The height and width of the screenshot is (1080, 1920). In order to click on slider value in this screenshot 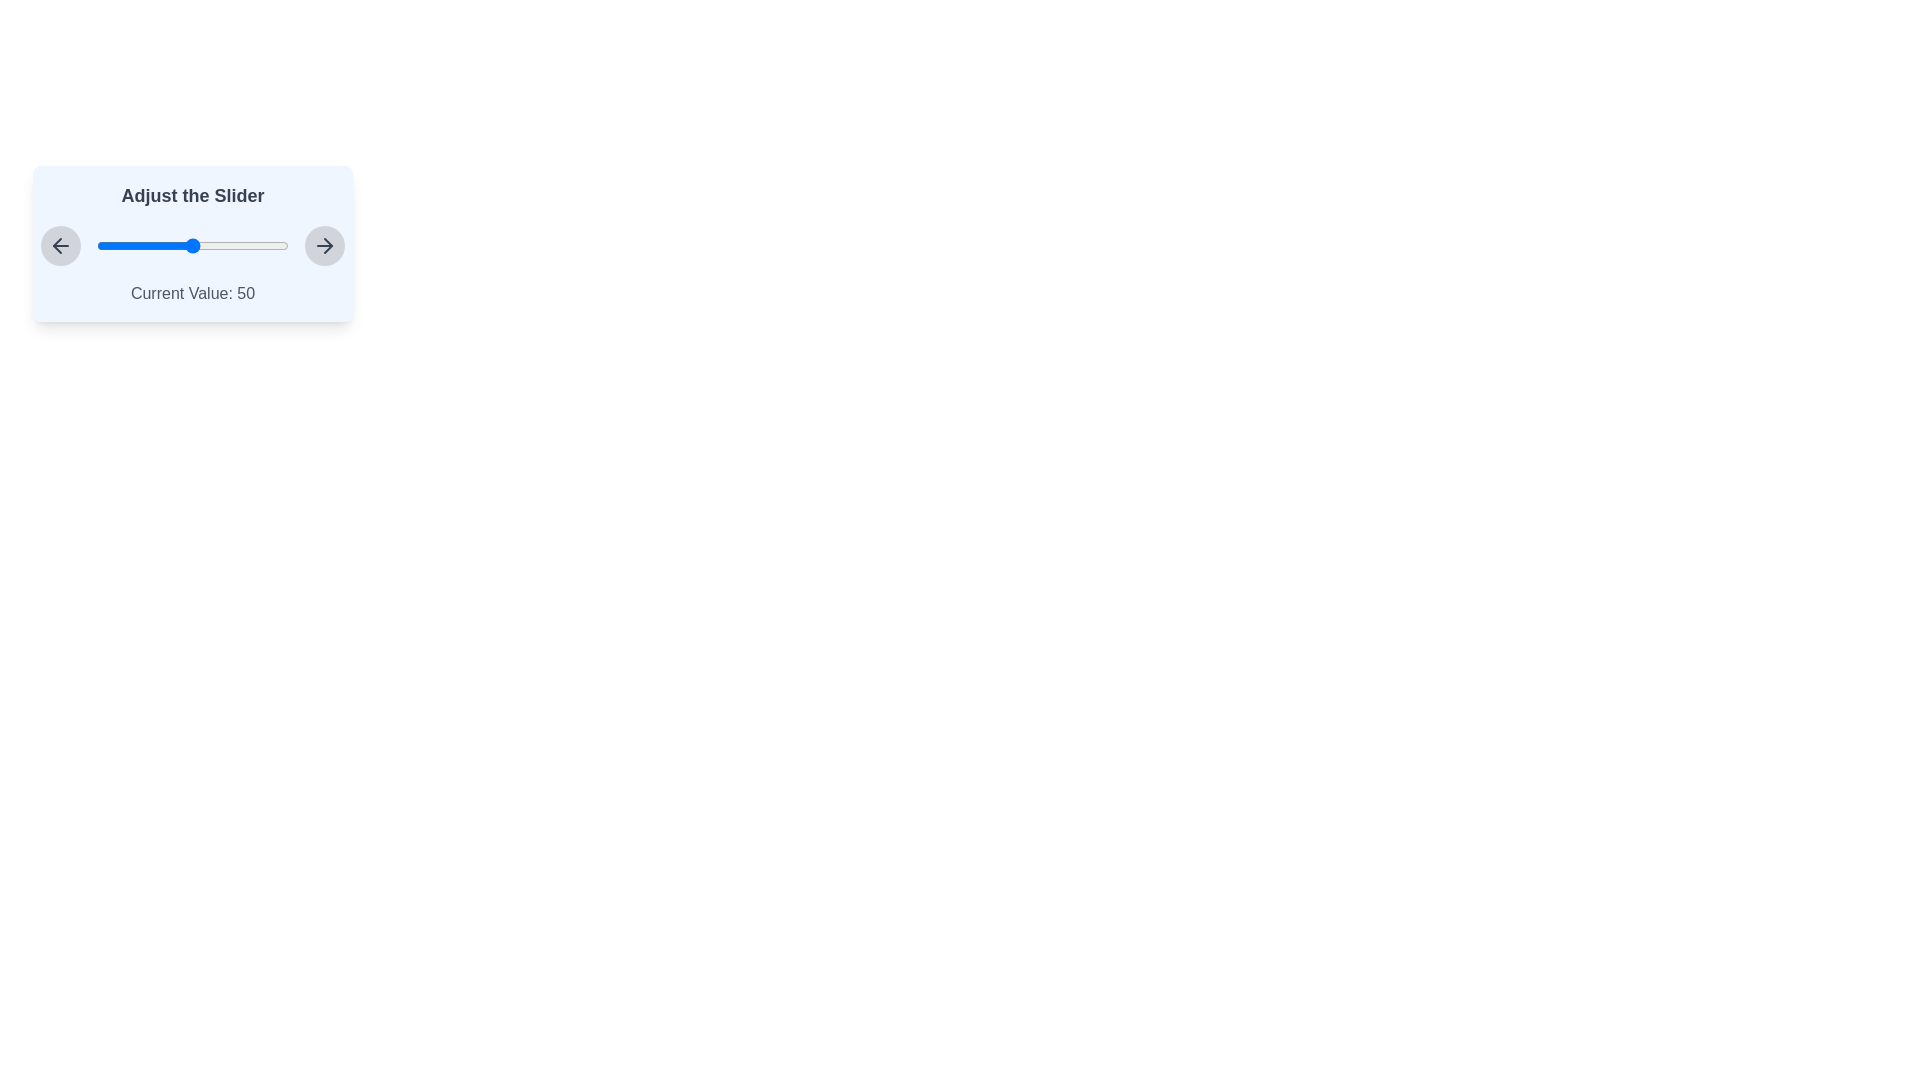, I will do `click(99, 245)`.